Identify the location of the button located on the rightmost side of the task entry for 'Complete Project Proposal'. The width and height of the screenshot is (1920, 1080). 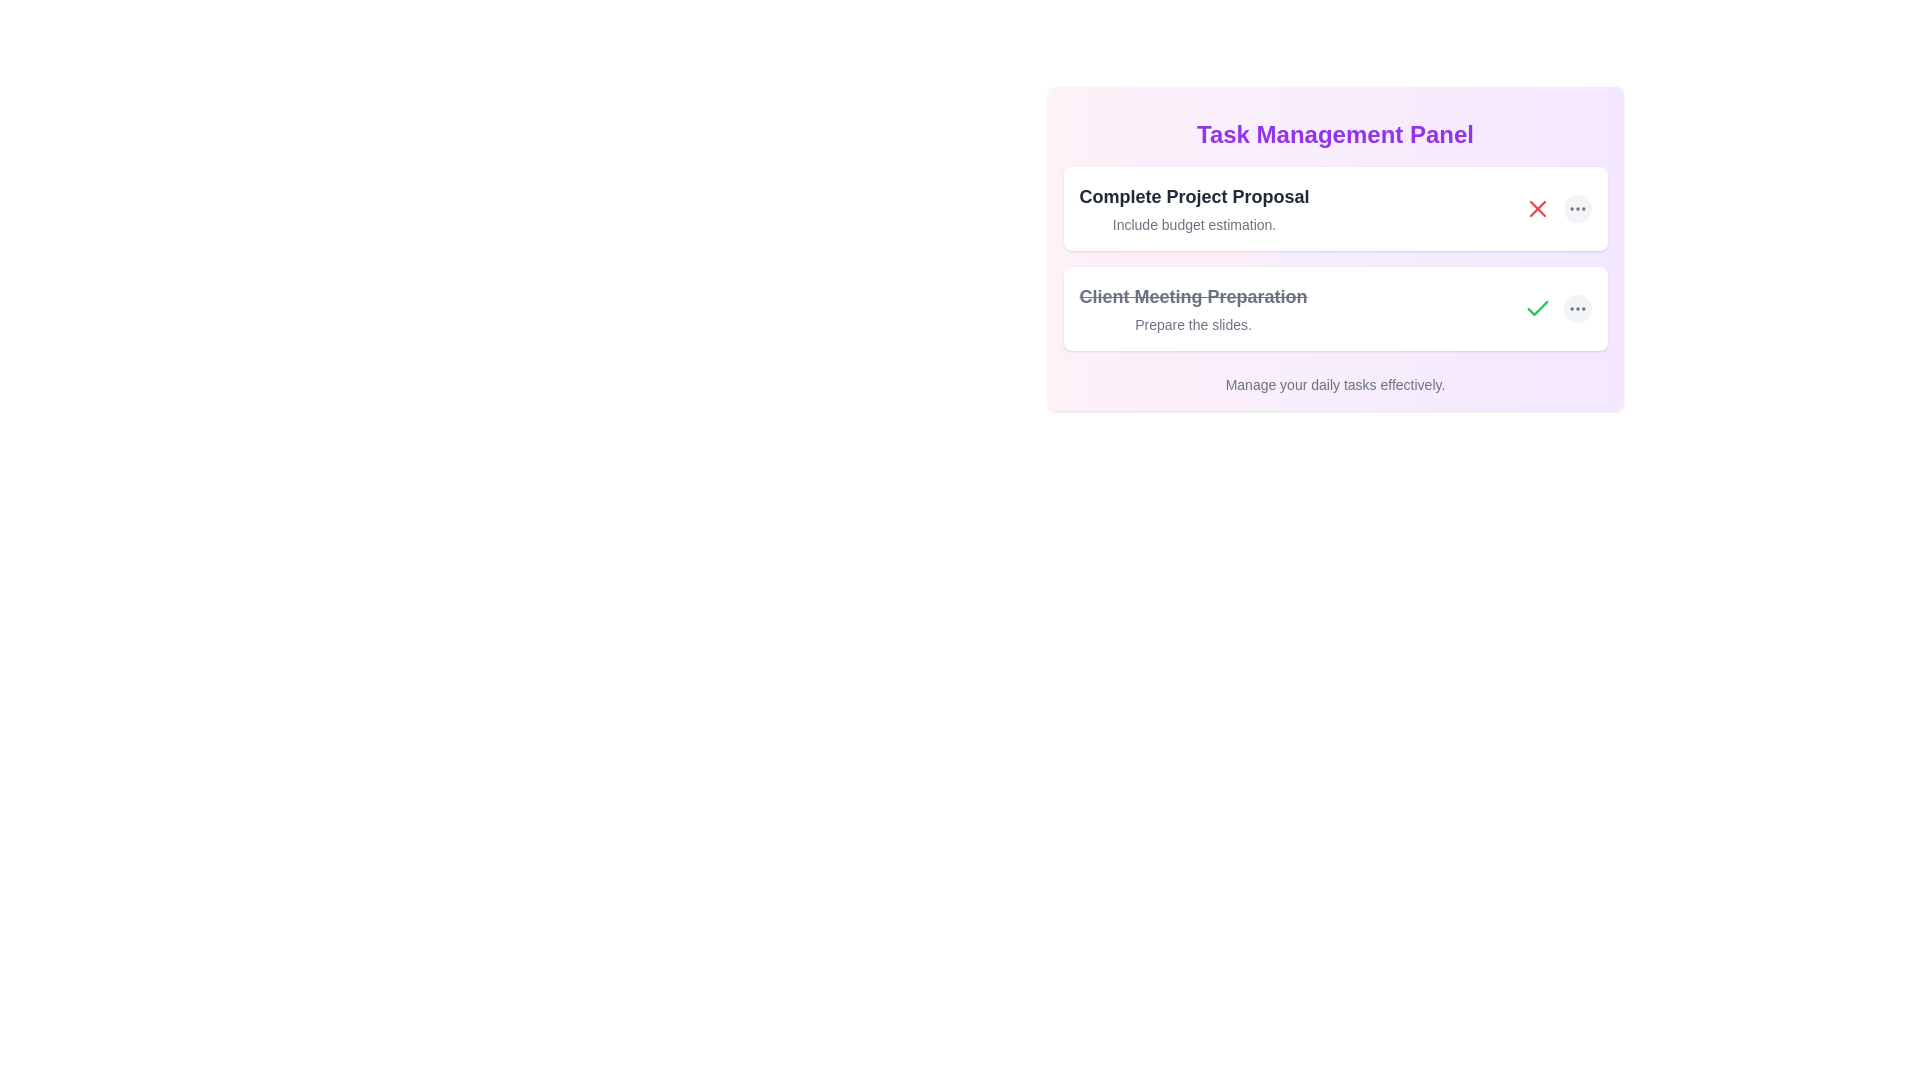
(1576, 208).